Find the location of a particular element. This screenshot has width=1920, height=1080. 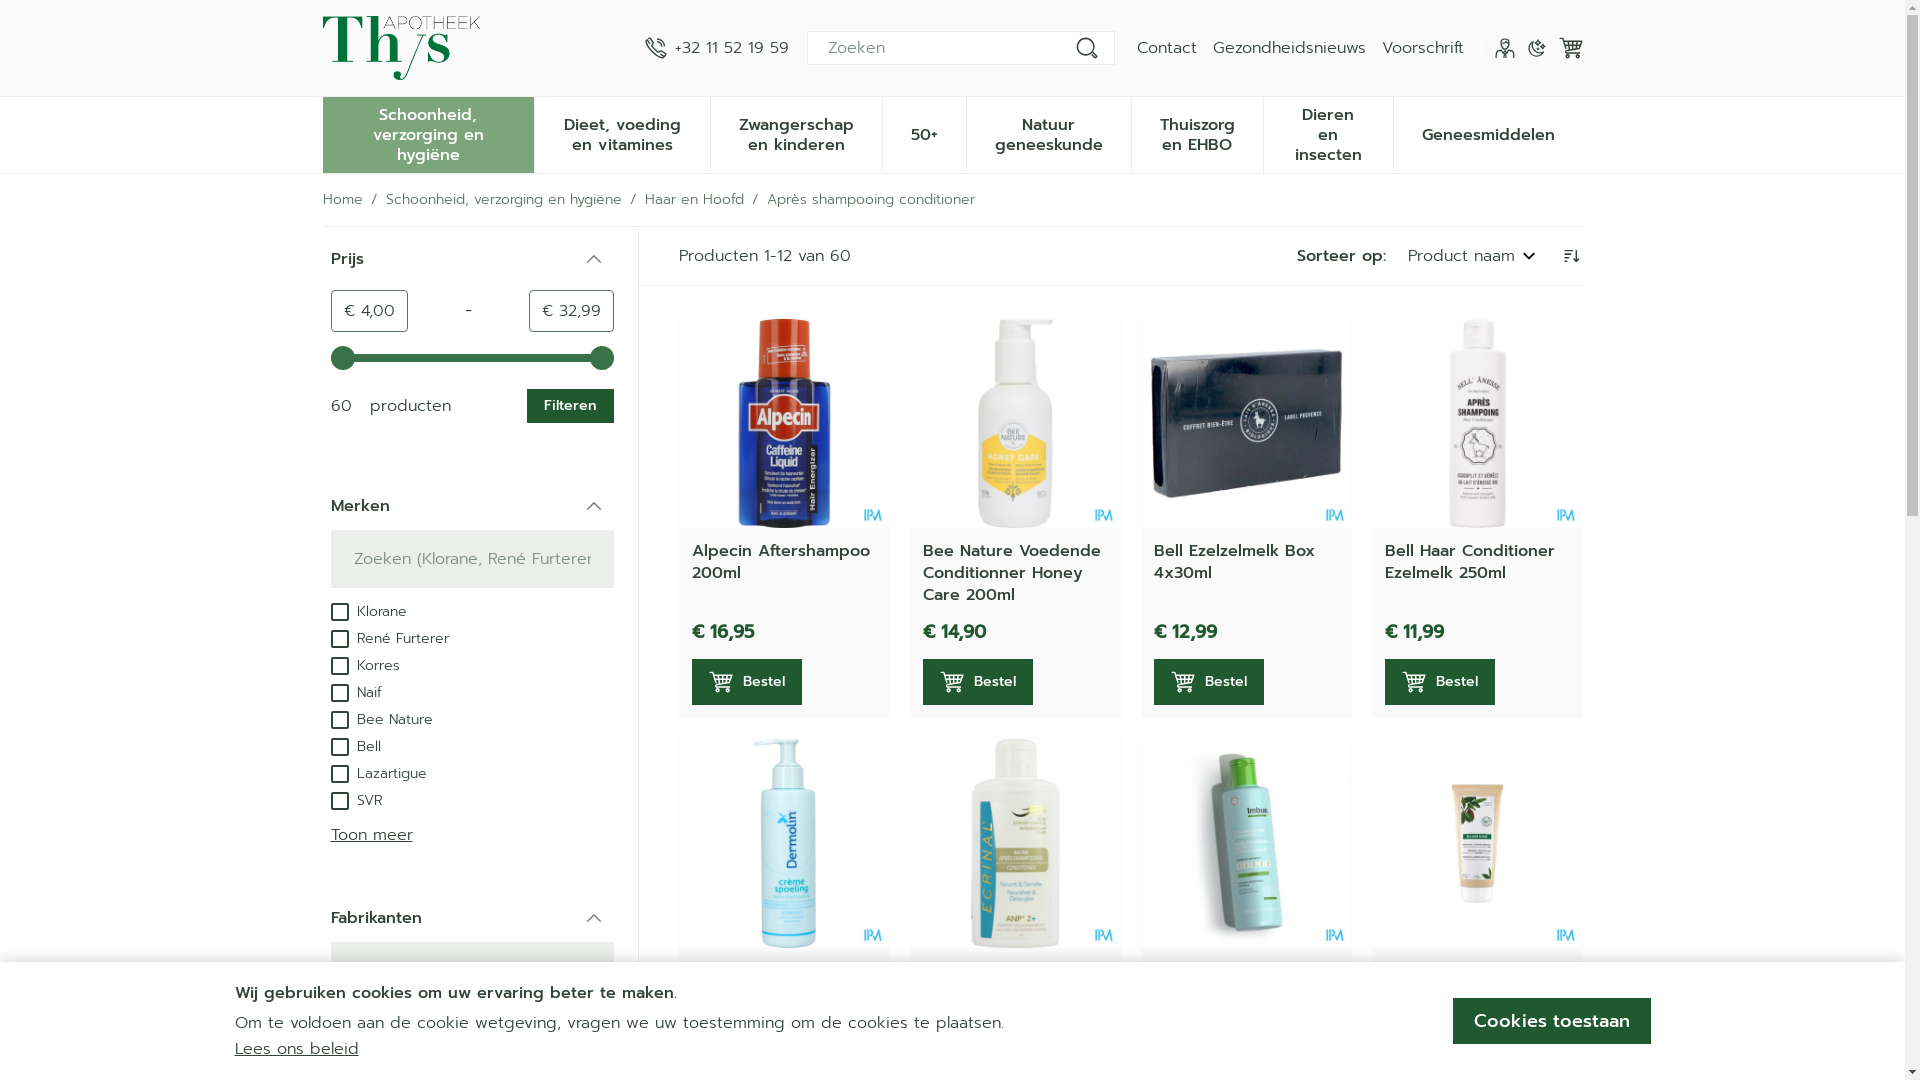

'Klant menu' is located at coordinates (1493, 46).